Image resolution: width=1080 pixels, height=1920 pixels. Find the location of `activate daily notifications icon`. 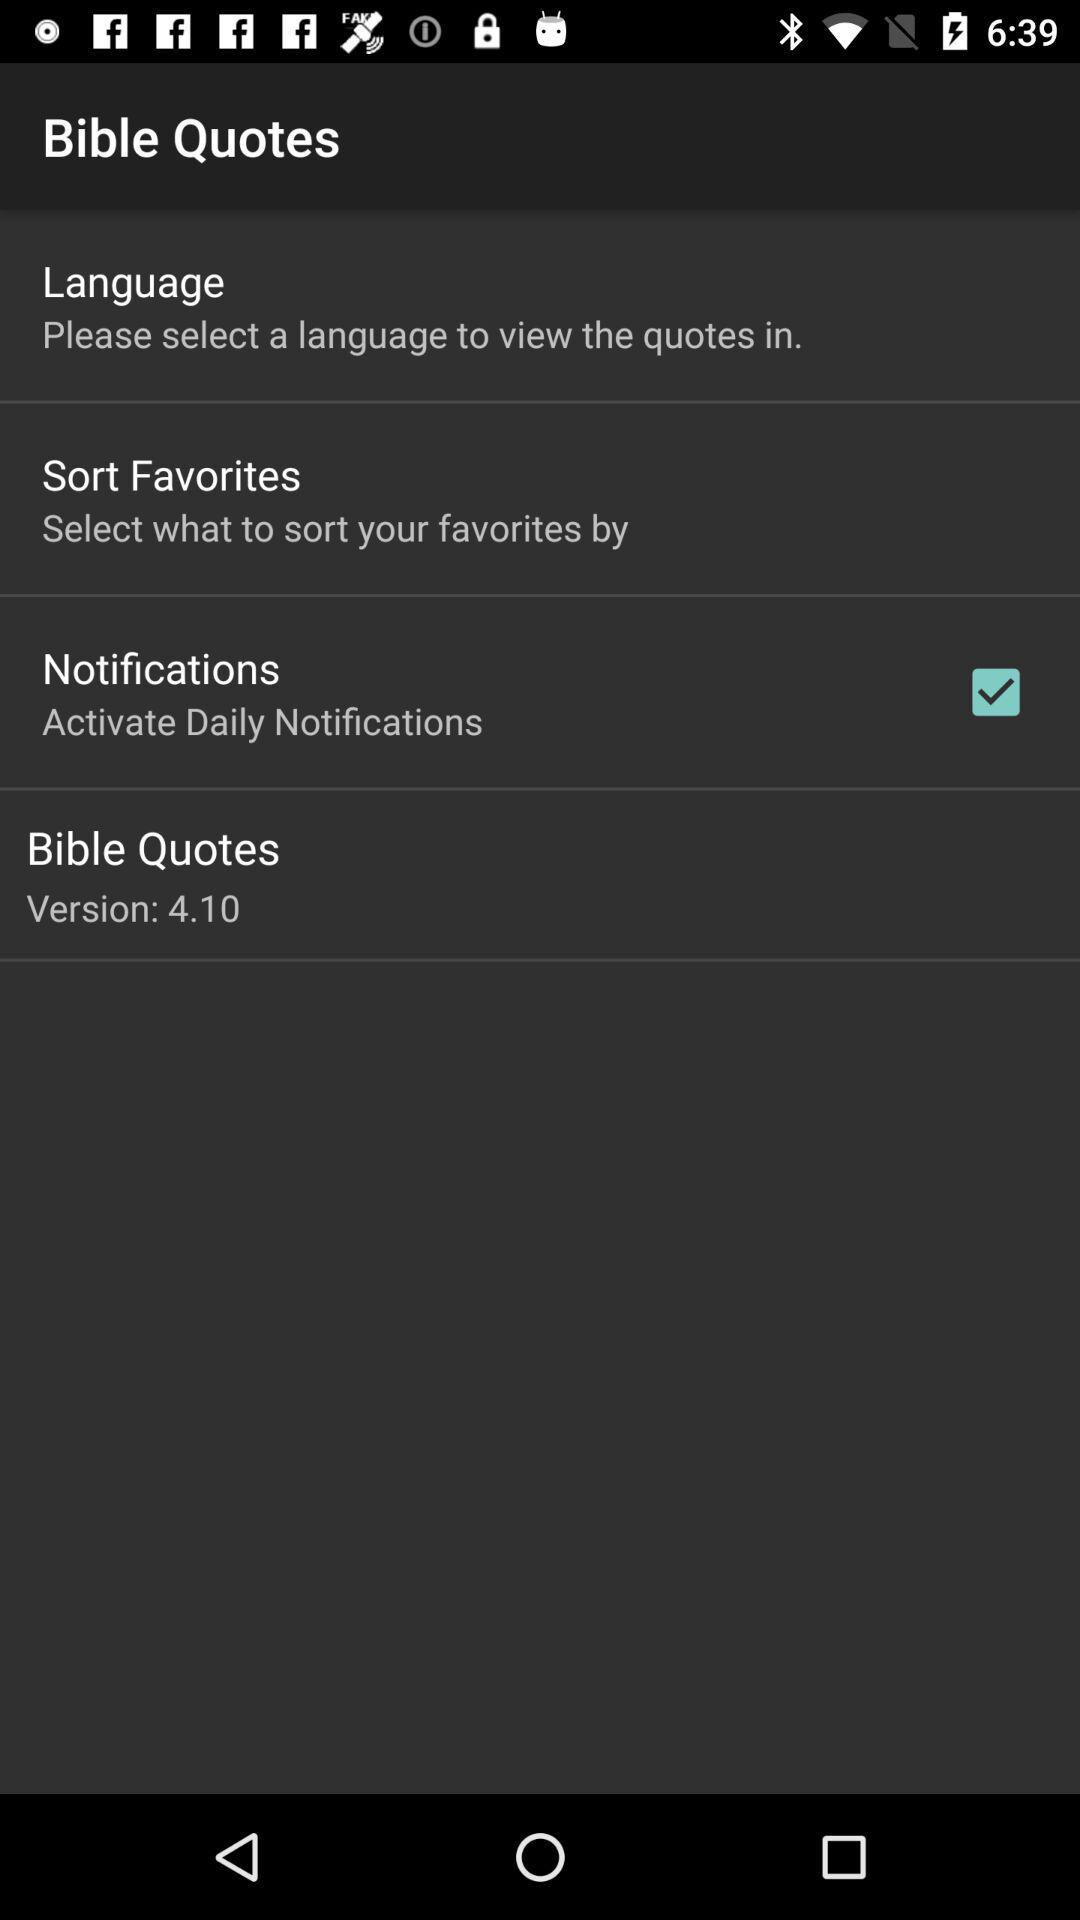

activate daily notifications icon is located at coordinates (261, 720).